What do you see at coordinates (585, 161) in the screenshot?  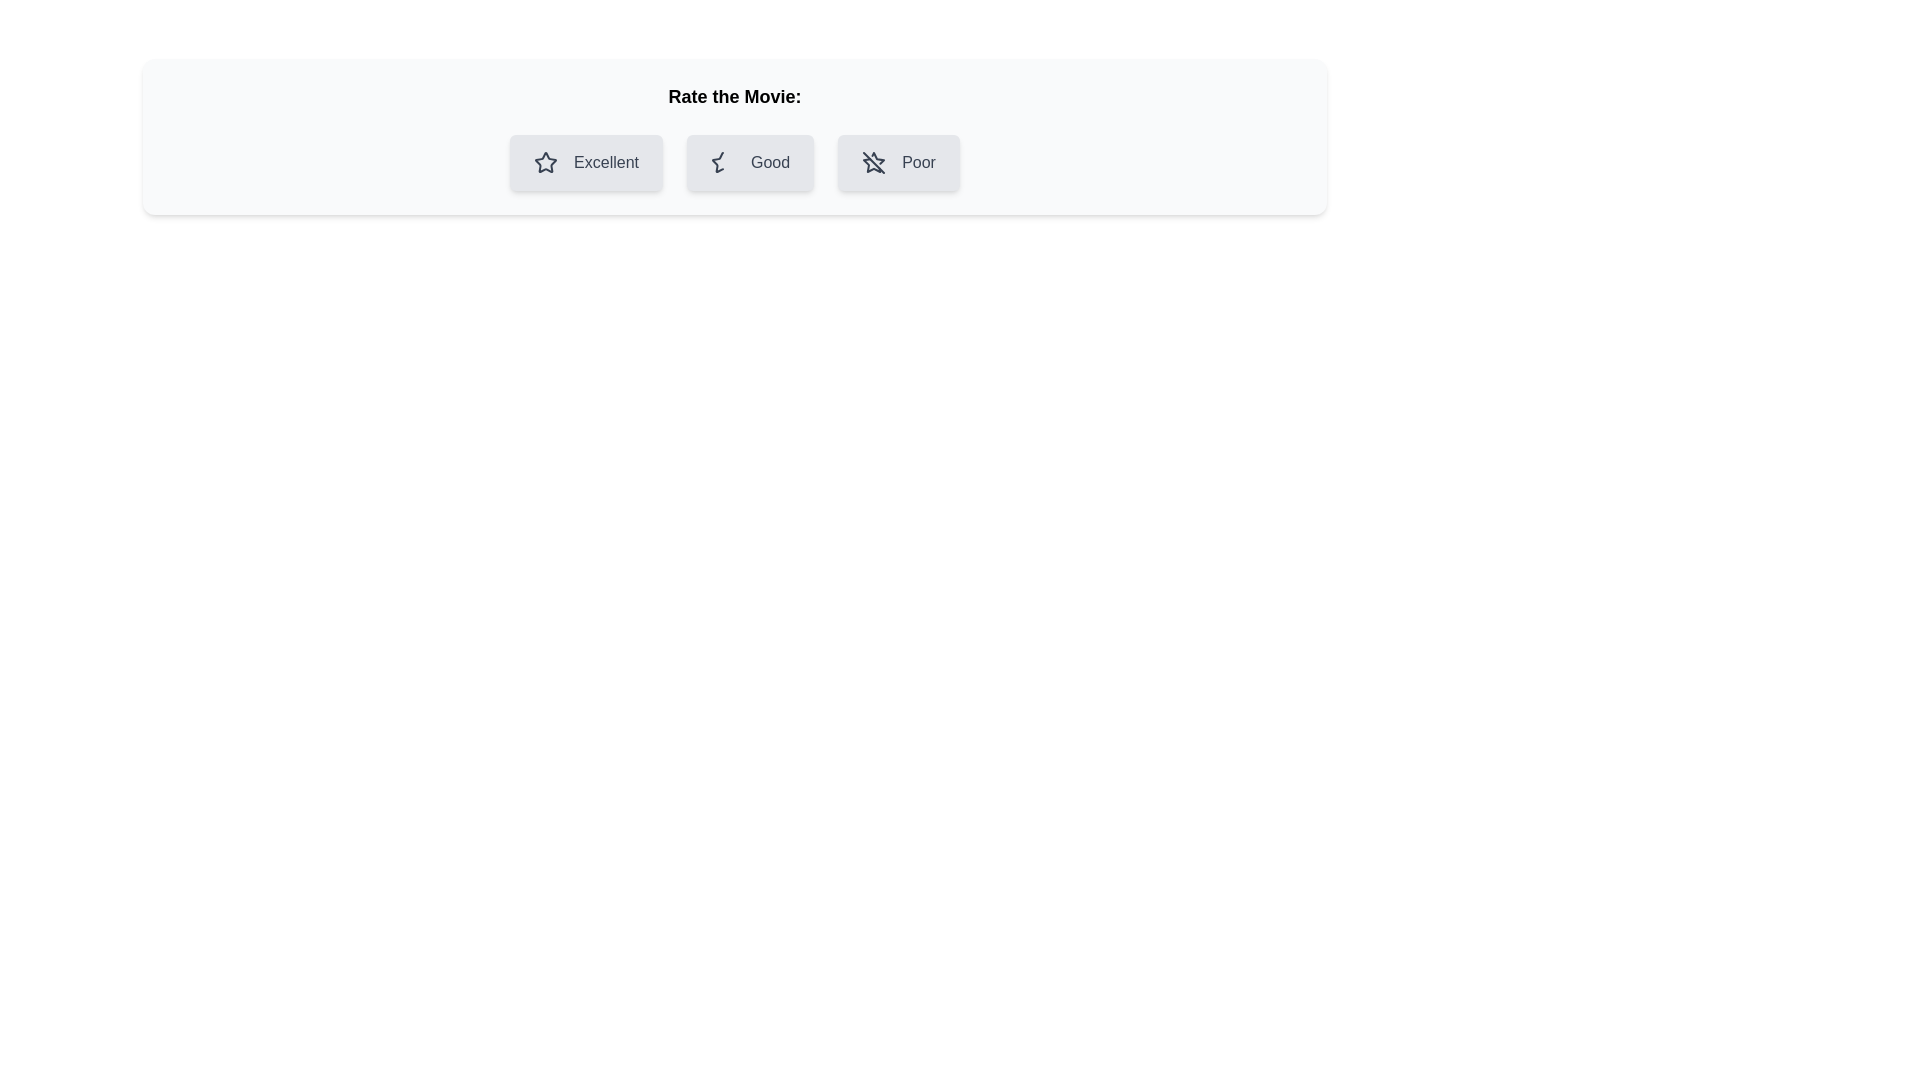 I see `the rating chip labeled Excellent by clicking on it` at bounding box center [585, 161].